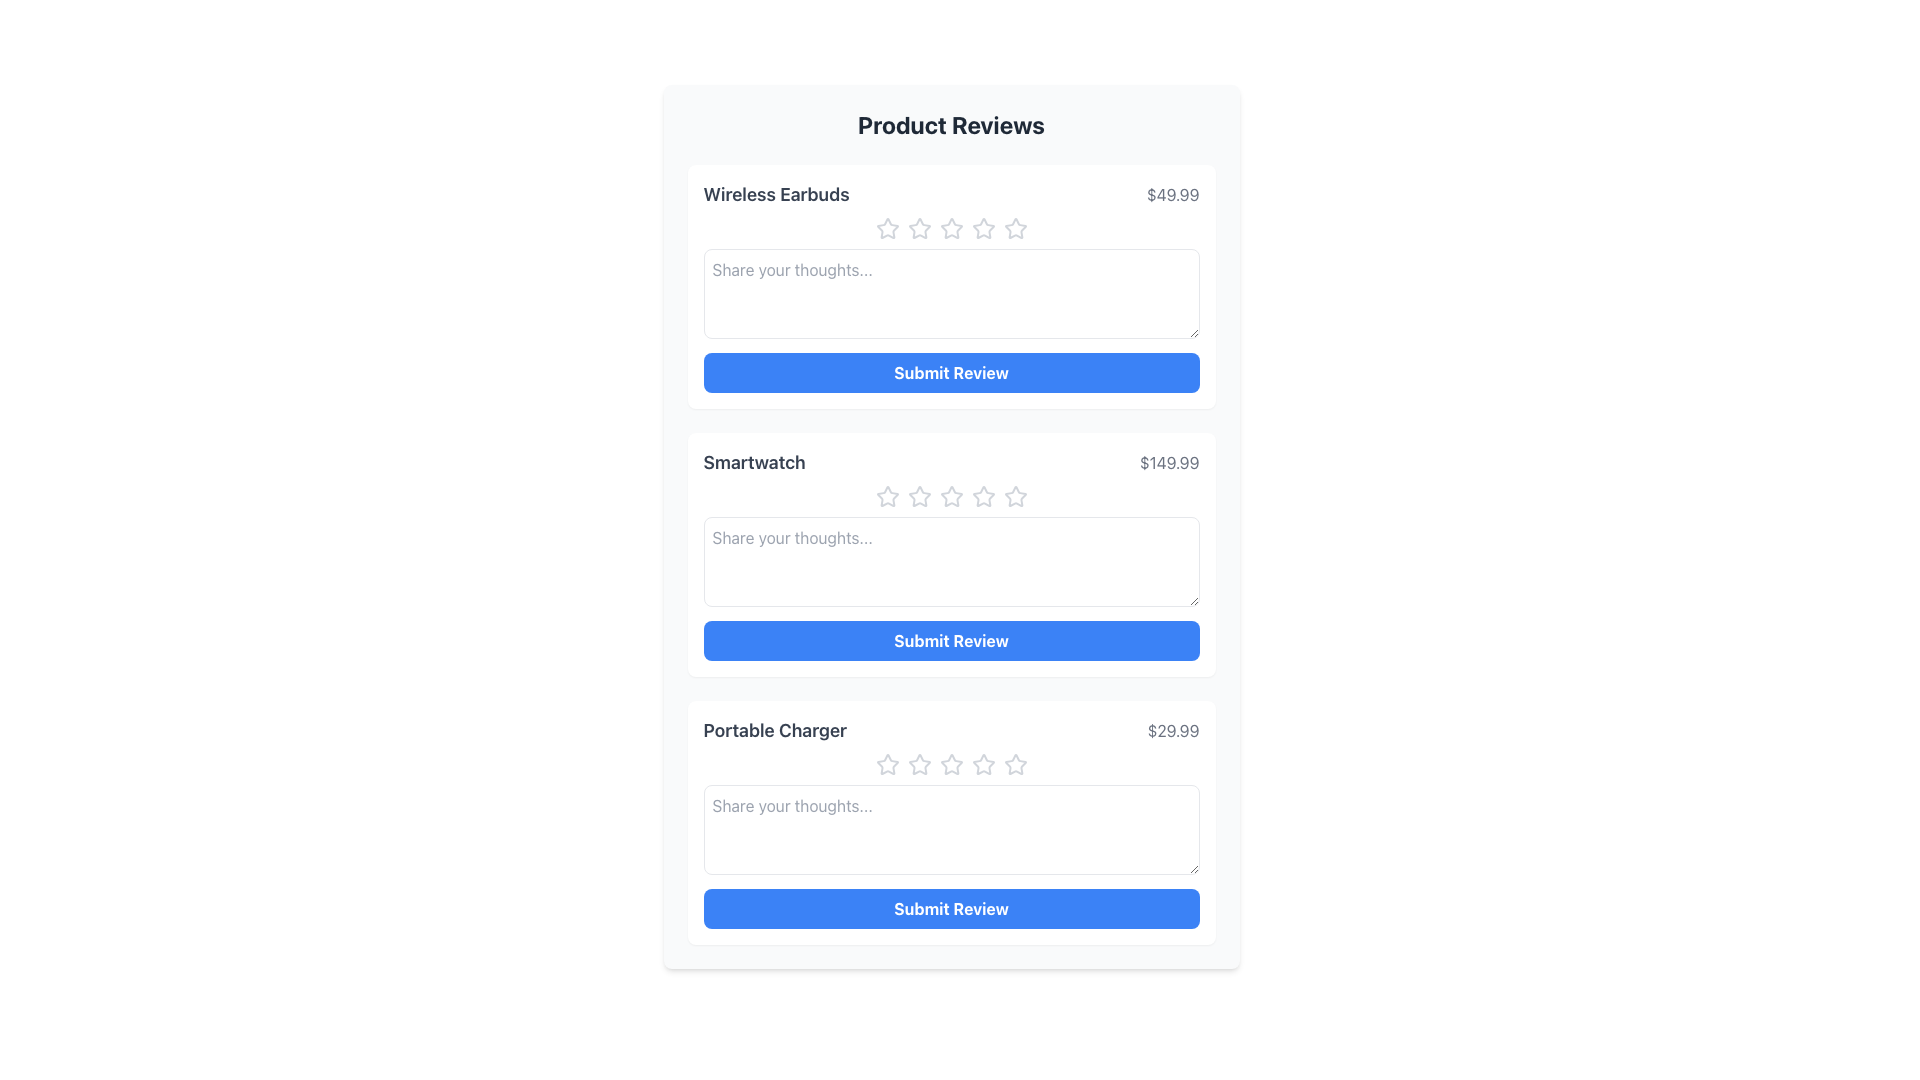  What do you see at coordinates (950, 227) in the screenshot?
I see `the second rating star icon` at bounding box center [950, 227].